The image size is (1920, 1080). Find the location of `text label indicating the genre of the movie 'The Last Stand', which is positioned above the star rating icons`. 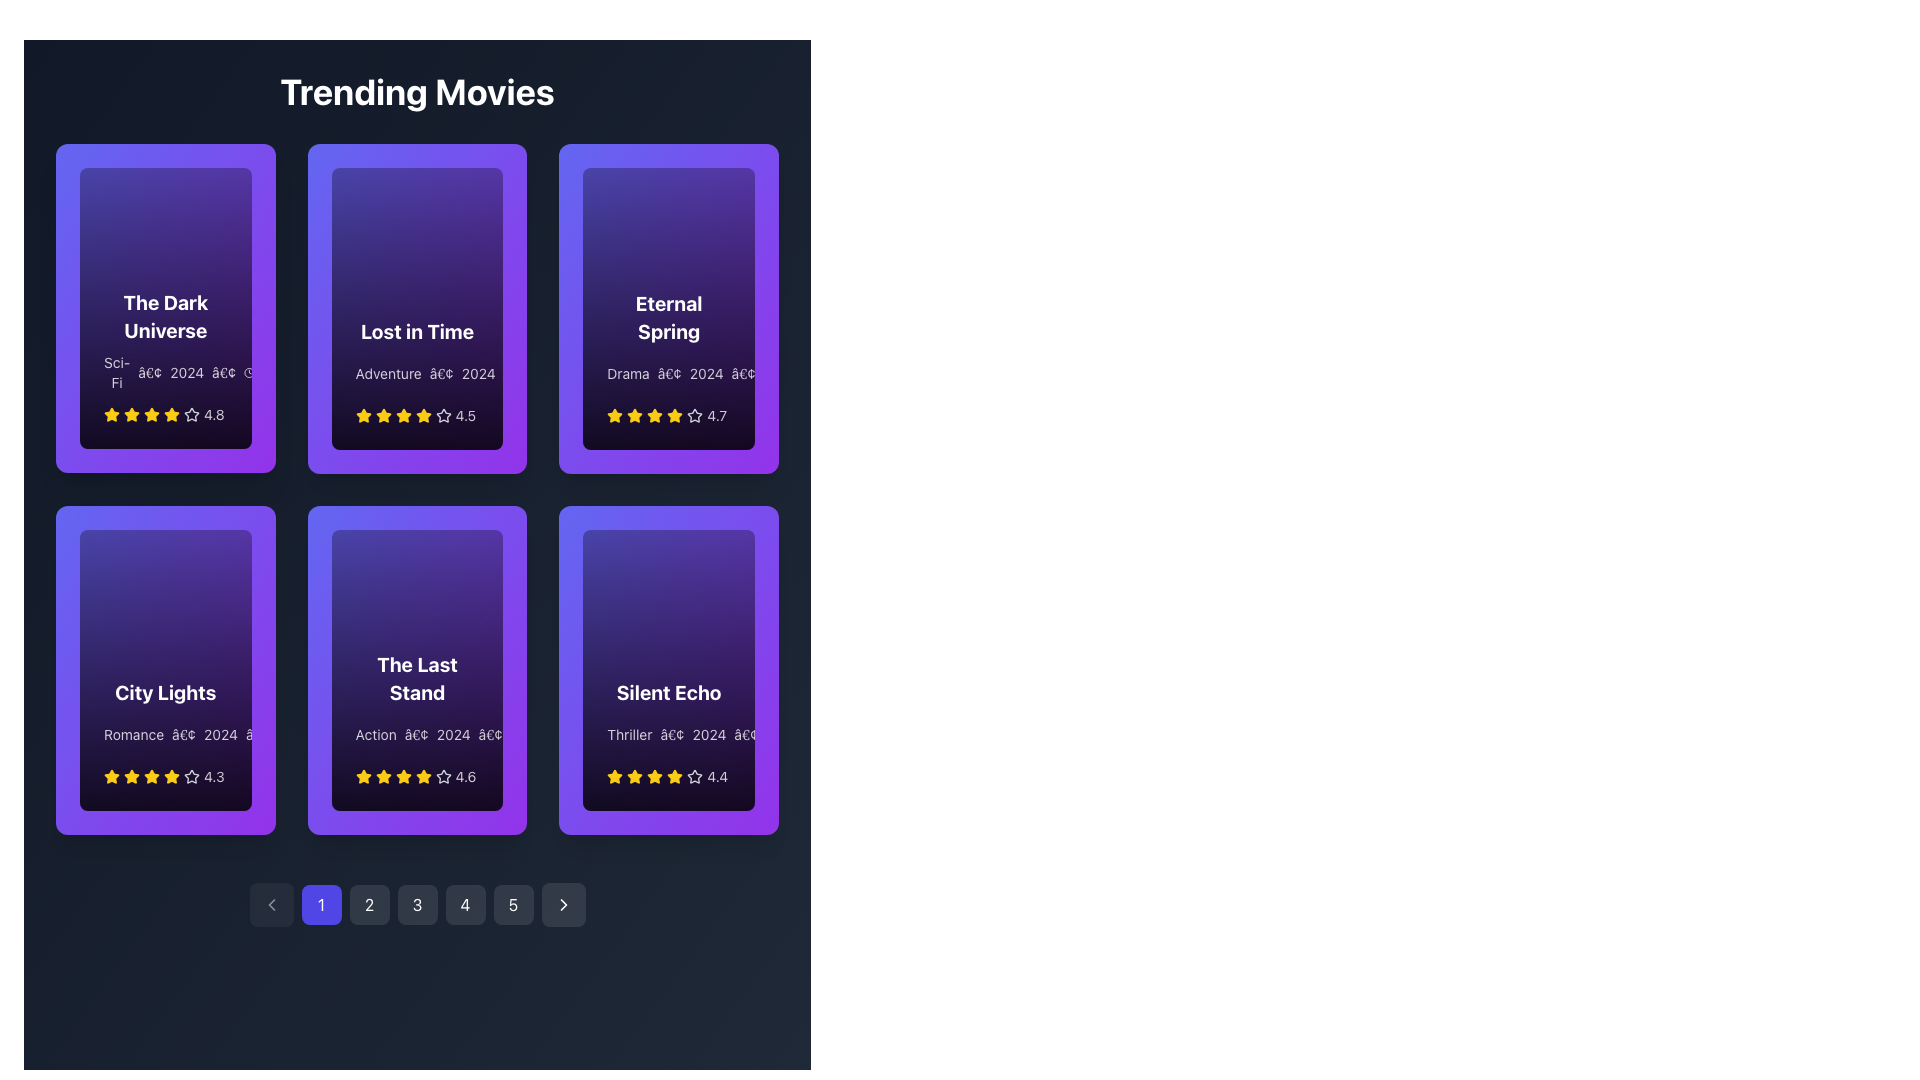

text label indicating the genre of the movie 'The Last Stand', which is positioned above the star rating icons is located at coordinates (376, 735).